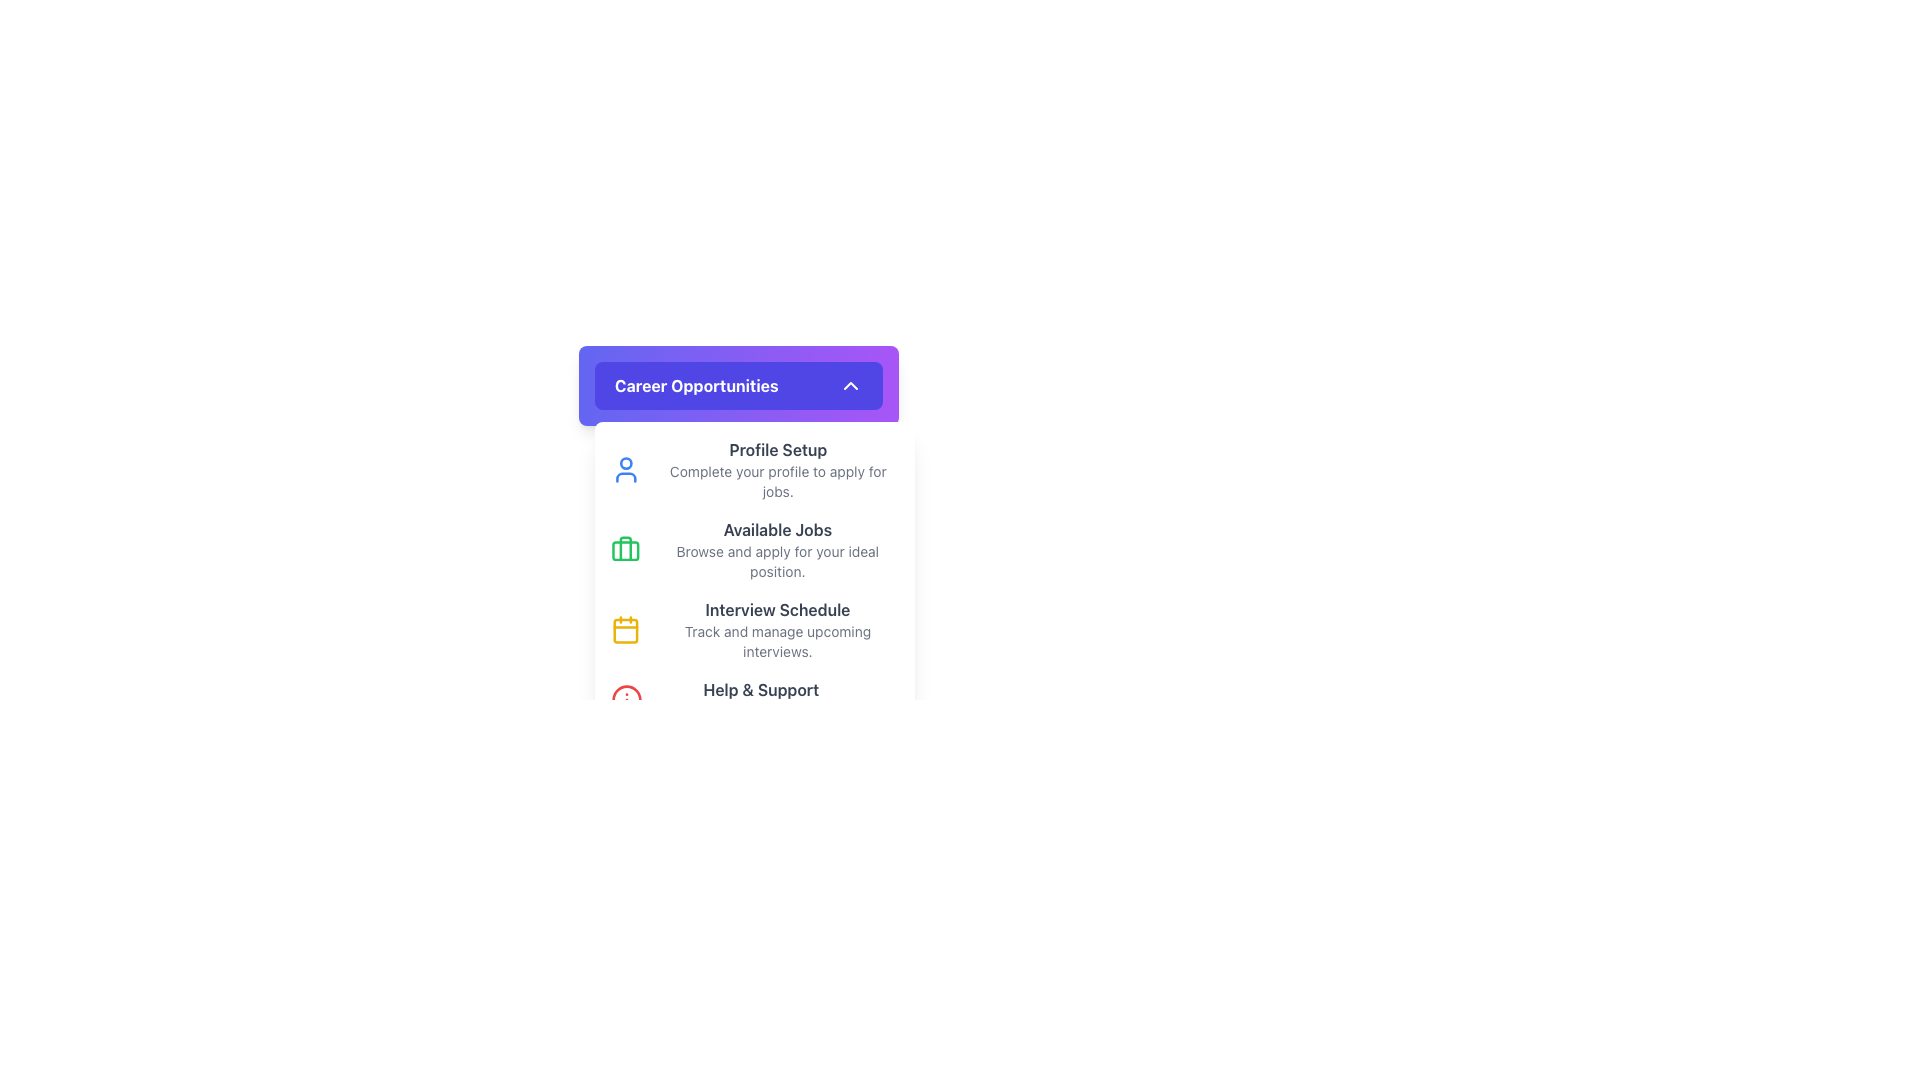 Image resolution: width=1920 pixels, height=1080 pixels. What do you see at coordinates (776, 550) in the screenshot?
I see `informational text block titled 'Available Jobs' which is styled in bold dark gray and is part of the 'Career Opportunities' section, located between 'Profile Setup' and 'Interview Schedule'` at bounding box center [776, 550].